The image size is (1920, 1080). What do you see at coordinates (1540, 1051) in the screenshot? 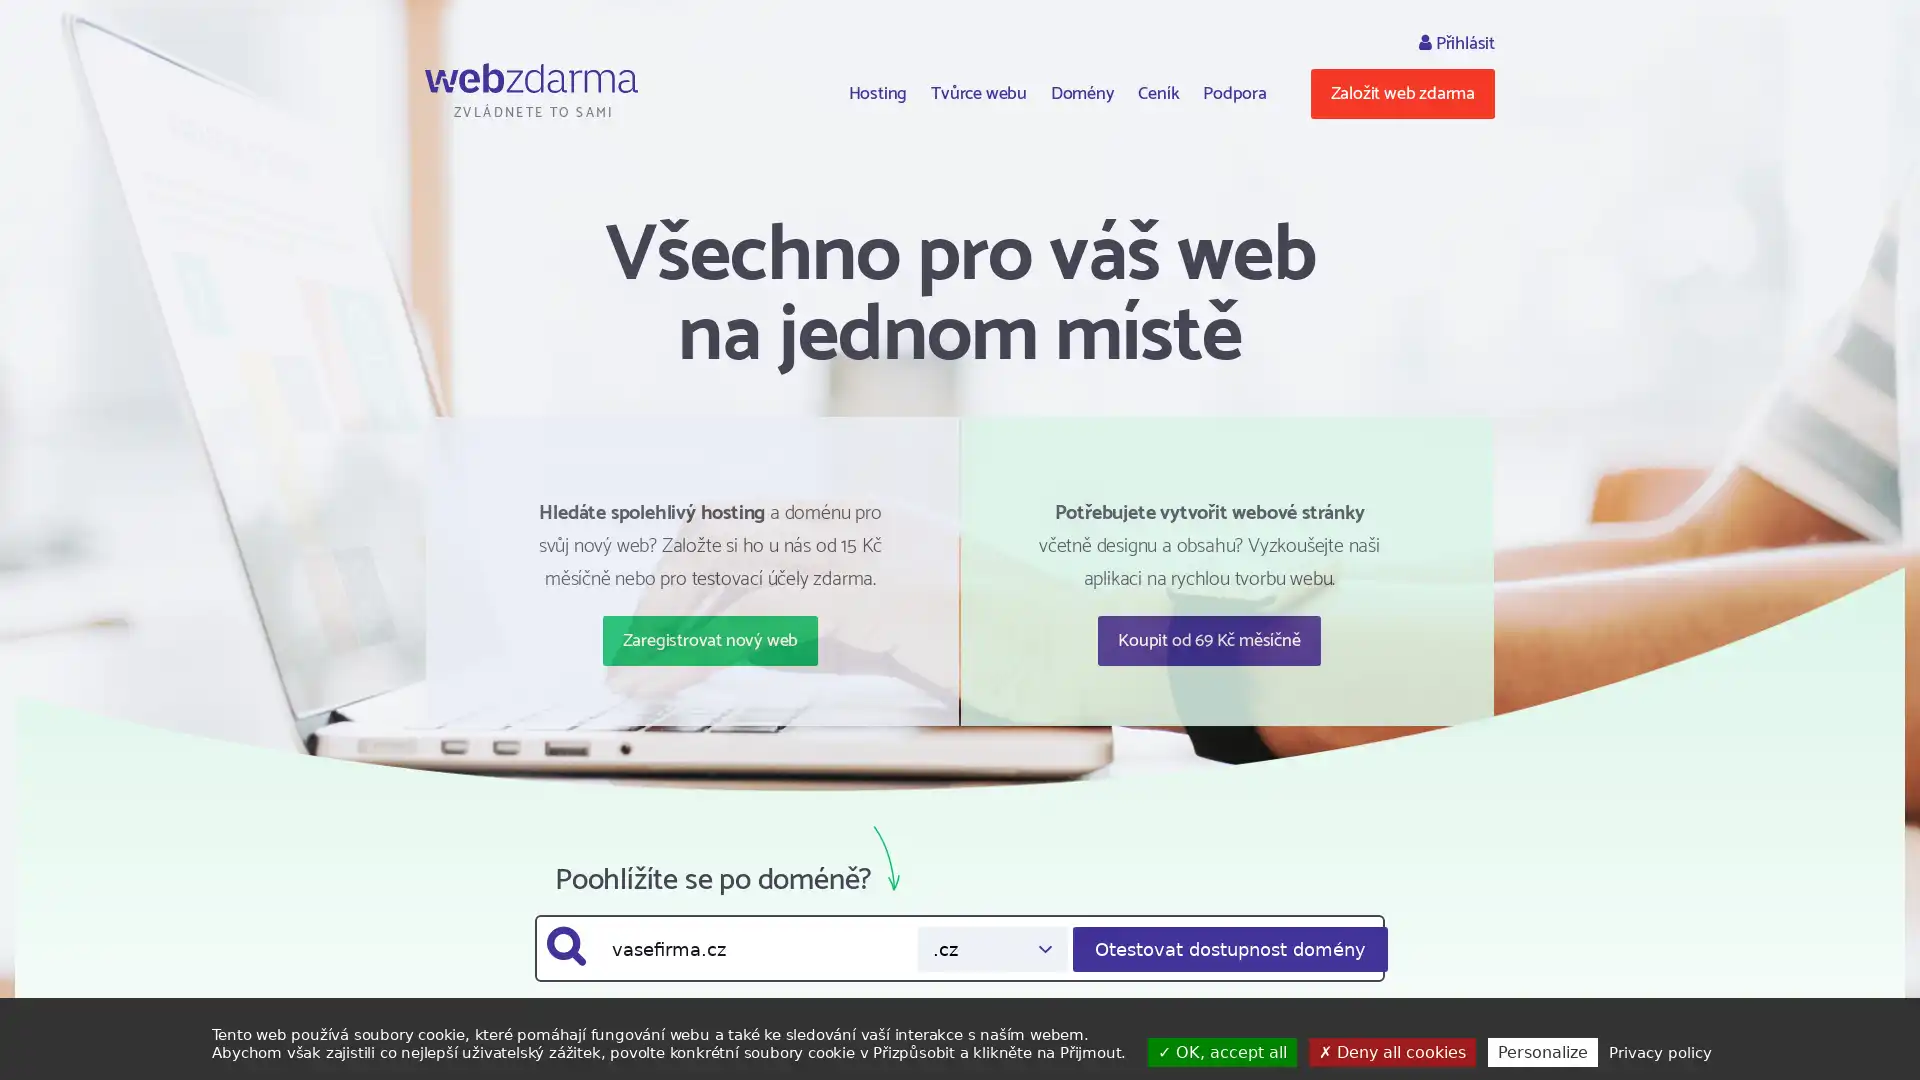
I see `Personalize (modal window)` at bounding box center [1540, 1051].